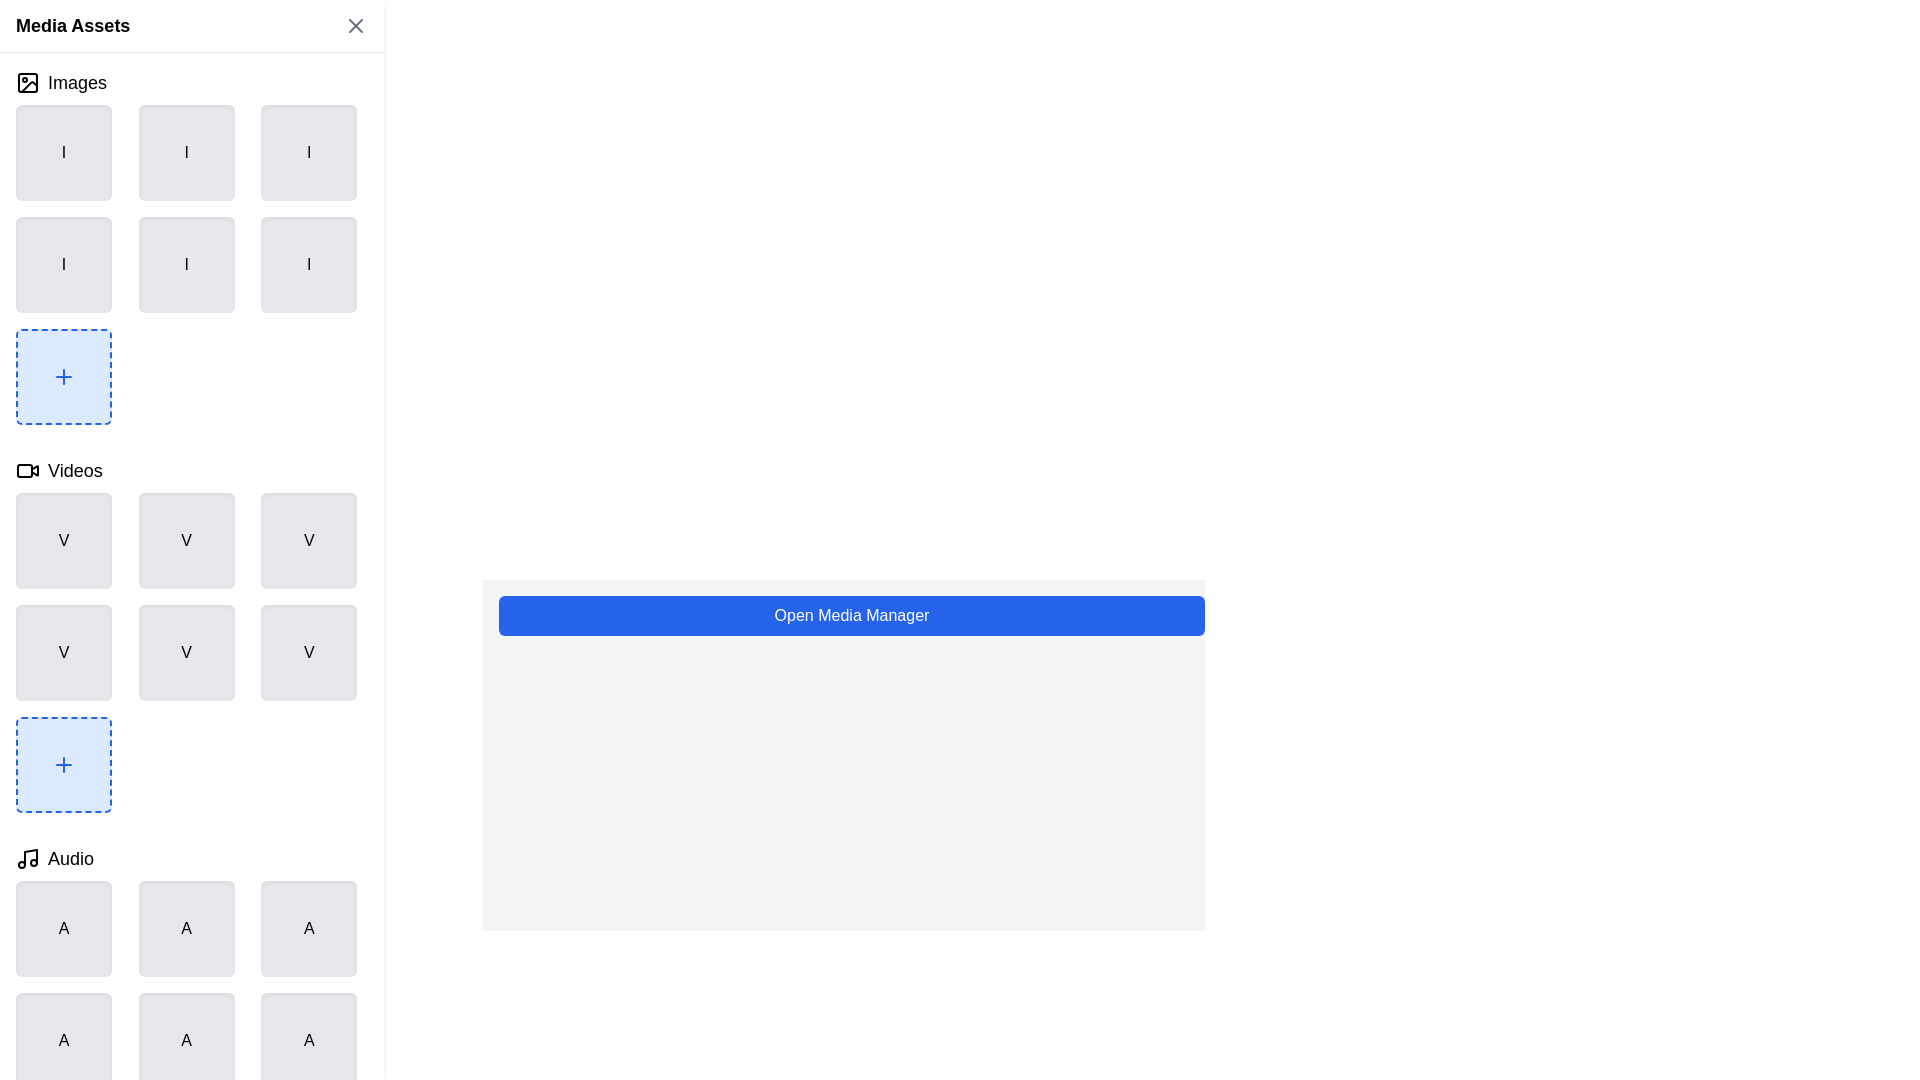 Image resolution: width=1920 pixels, height=1080 pixels. Describe the element at coordinates (355, 26) in the screenshot. I see `the Close button represented by a diagonal cross (X) located at the top-right corner of the 'Media Assets' panel for keyboard interaction` at that location.